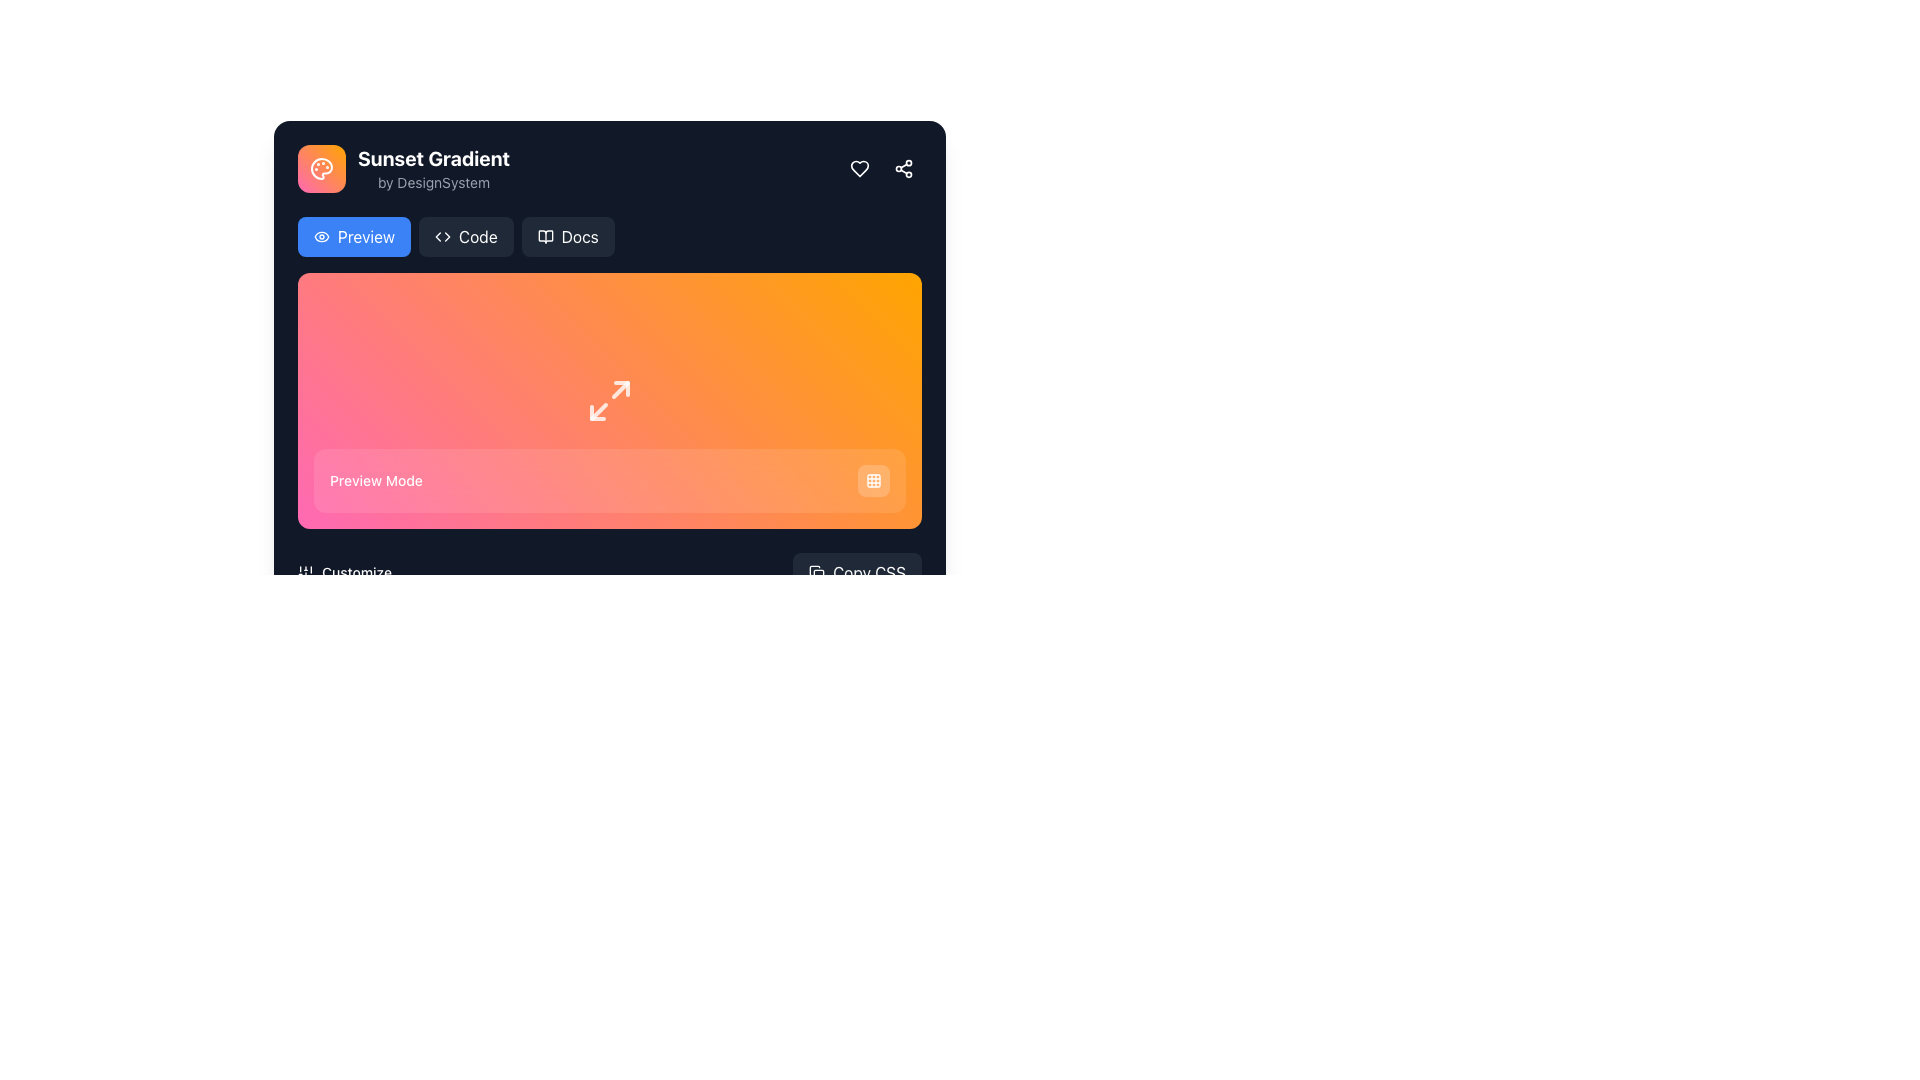  What do you see at coordinates (433, 182) in the screenshot?
I see `text content of the Text Label displaying 'by DesignSystem' in a small gray font, located beneath the title 'Sunset Gradient'` at bounding box center [433, 182].